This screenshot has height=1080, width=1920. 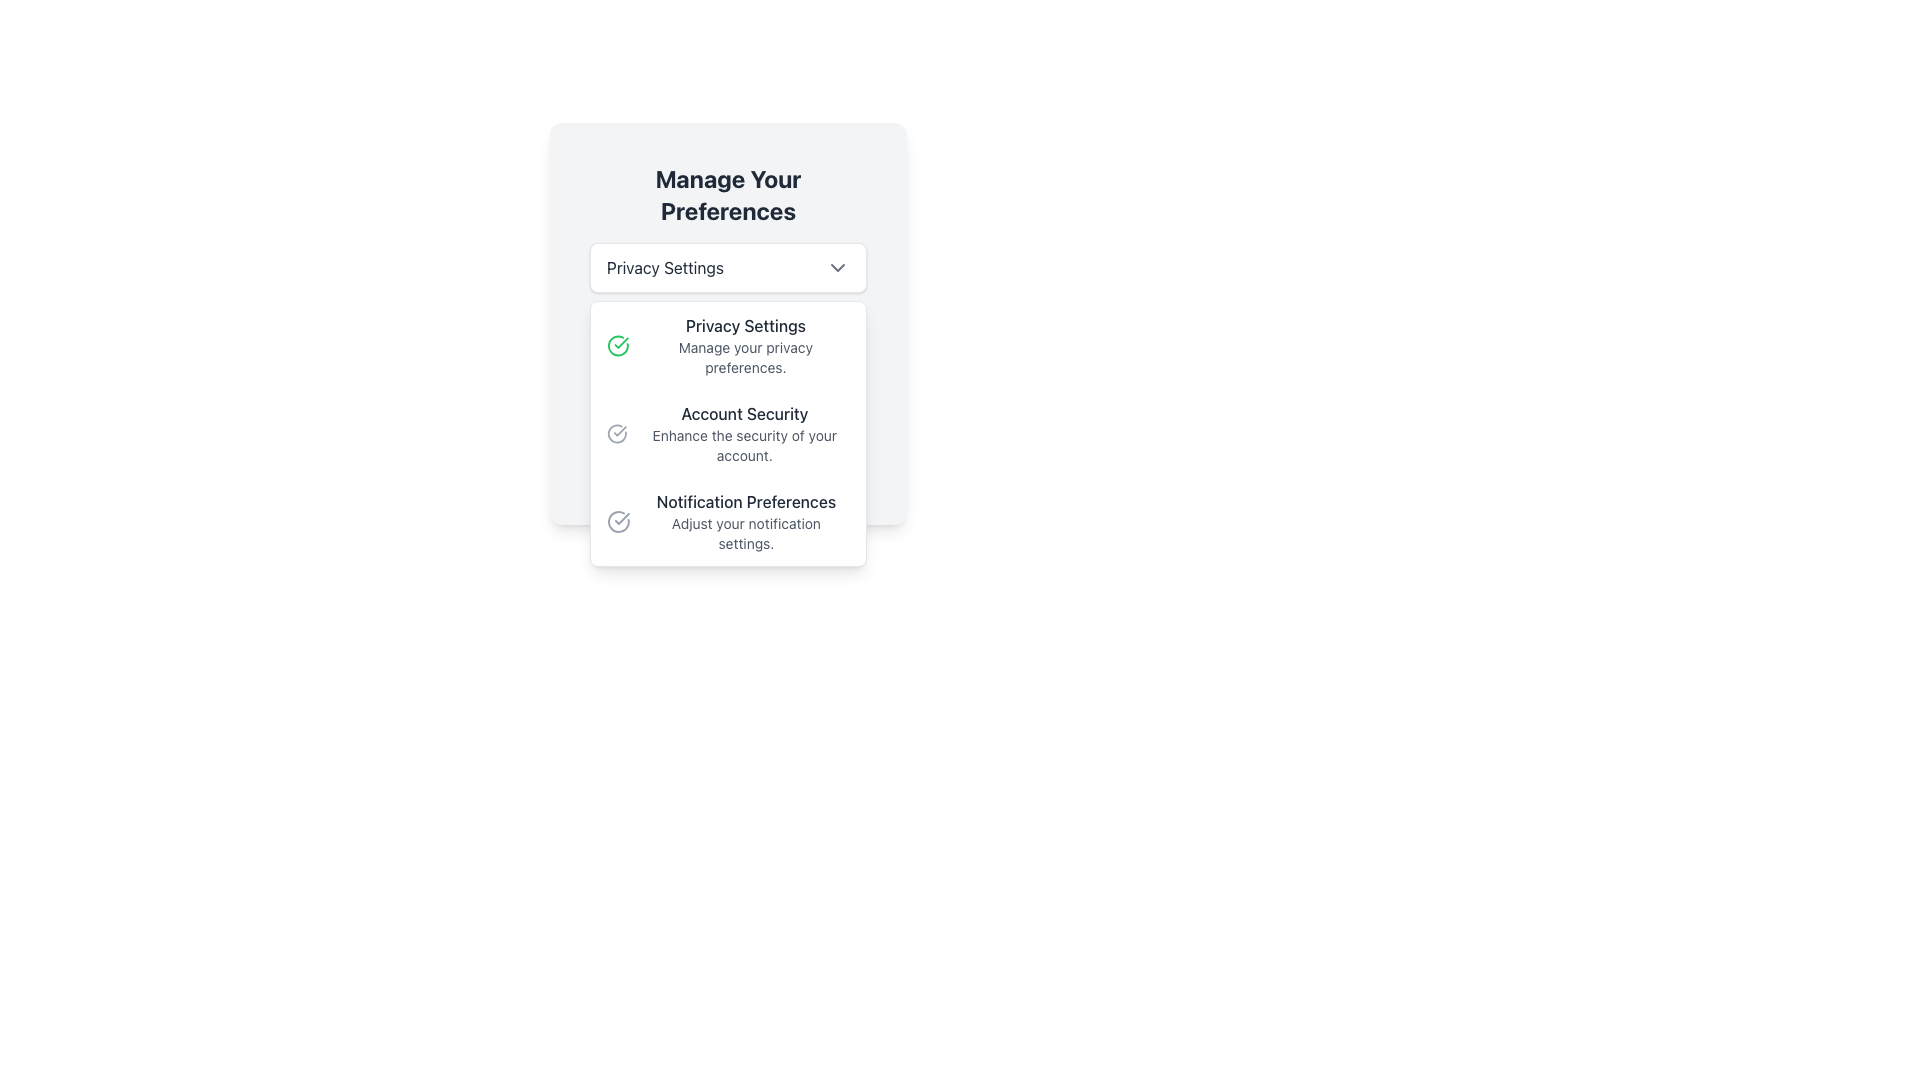 What do you see at coordinates (665, 266) in the screenshot?
I see `the 'Privacy Settings' text label which serves as a header for the dropdown menu, located at the top of the dropdown interface` at bounding box center [665, 266].